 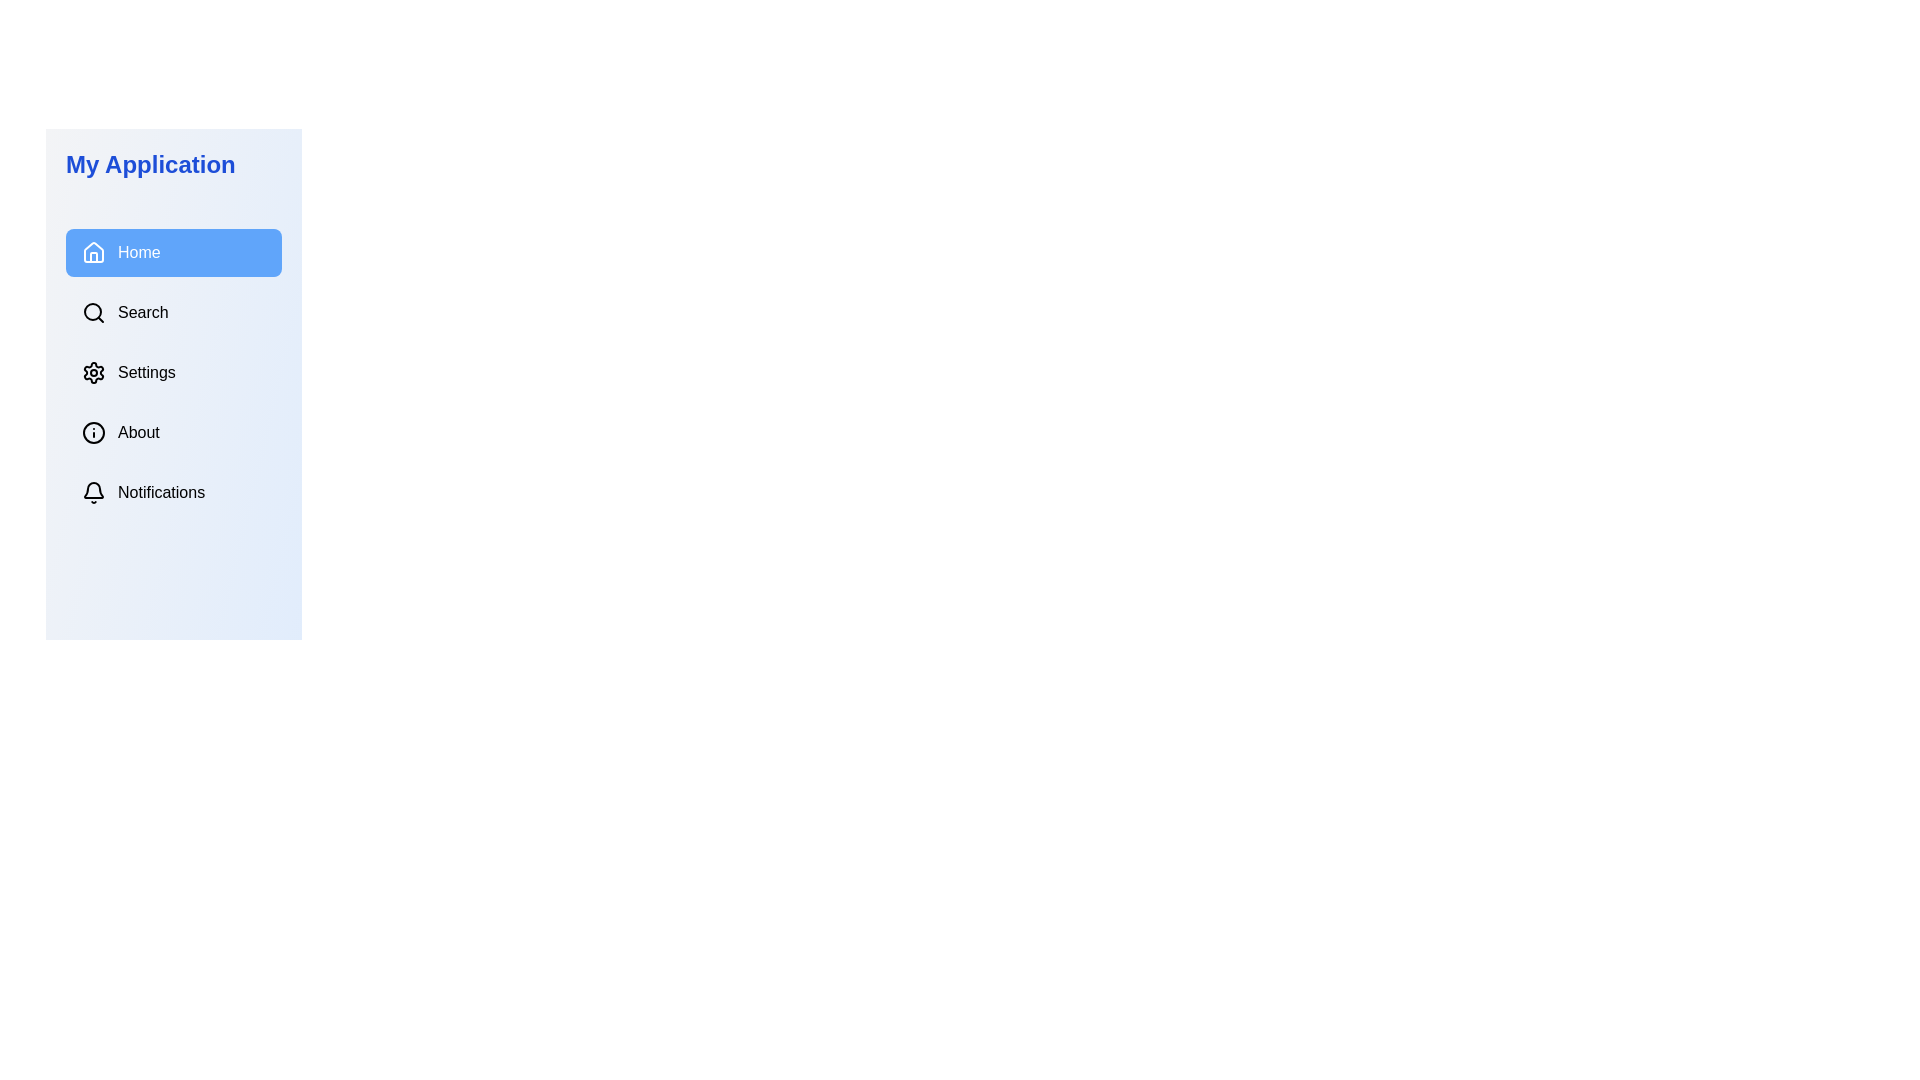 What do you see at coordinates (149, 164) in the screenshot?
I see `the text label displaying 'My Application' which is styled in bold blue font and serves as a title or header at the top left corner of the application interface` at bounding box center [149, 164].